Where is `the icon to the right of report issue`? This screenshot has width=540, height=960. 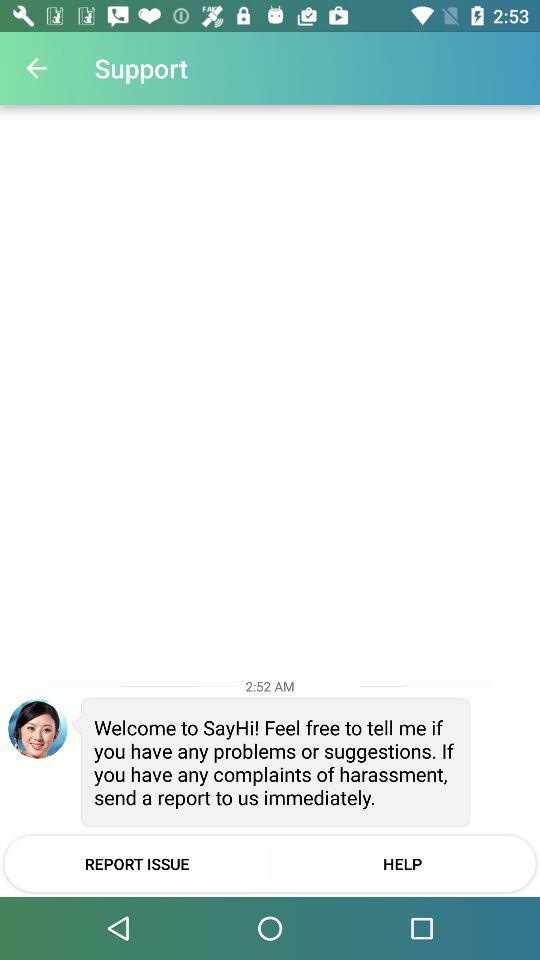 the icon to the right of report issue is located at coordinates (402, 862).